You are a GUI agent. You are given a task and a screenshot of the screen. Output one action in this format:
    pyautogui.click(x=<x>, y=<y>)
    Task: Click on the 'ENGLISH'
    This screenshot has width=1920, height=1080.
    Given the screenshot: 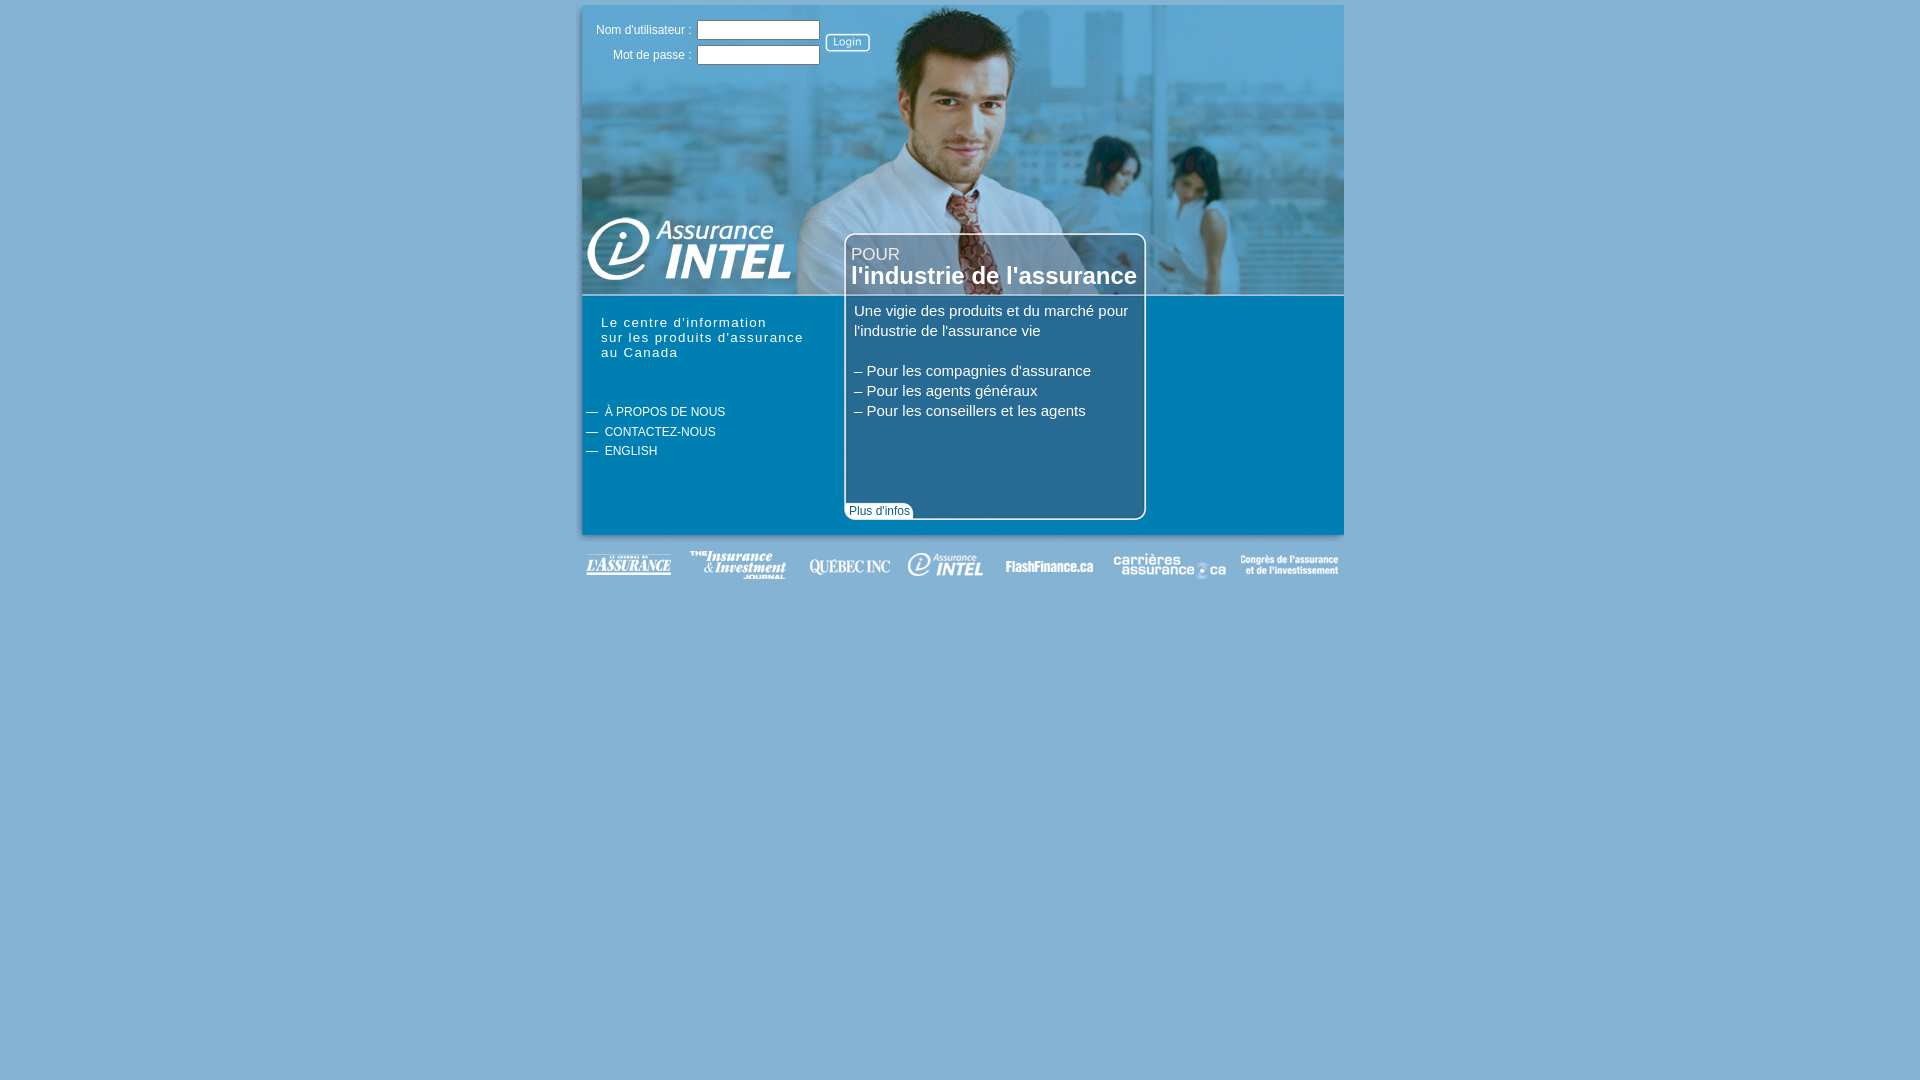 What is the action you would take?
    pyautogui.click(x=630, y=451)
    